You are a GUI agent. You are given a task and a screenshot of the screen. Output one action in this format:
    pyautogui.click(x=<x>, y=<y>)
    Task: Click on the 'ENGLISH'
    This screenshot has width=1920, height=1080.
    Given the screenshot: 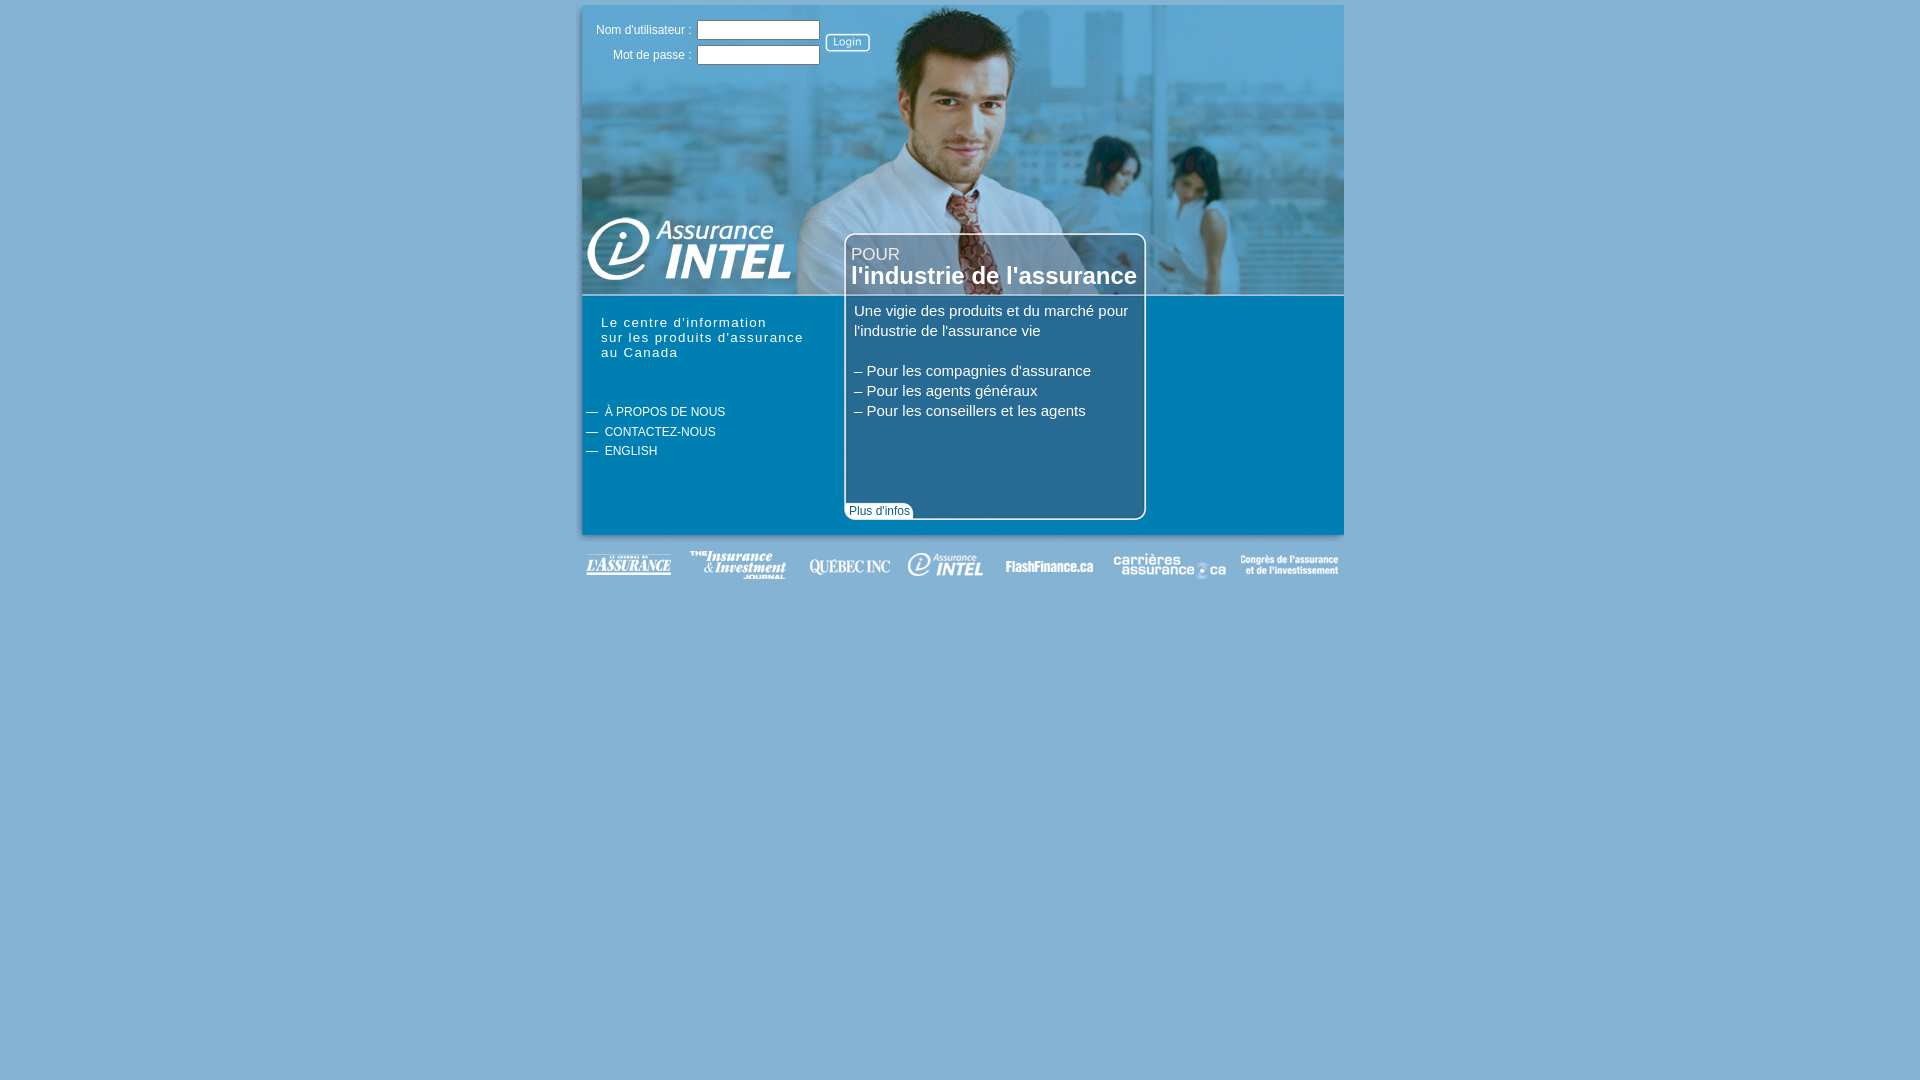 What is the action you would take?
    pyautogui.click(x=630, y=451)
    